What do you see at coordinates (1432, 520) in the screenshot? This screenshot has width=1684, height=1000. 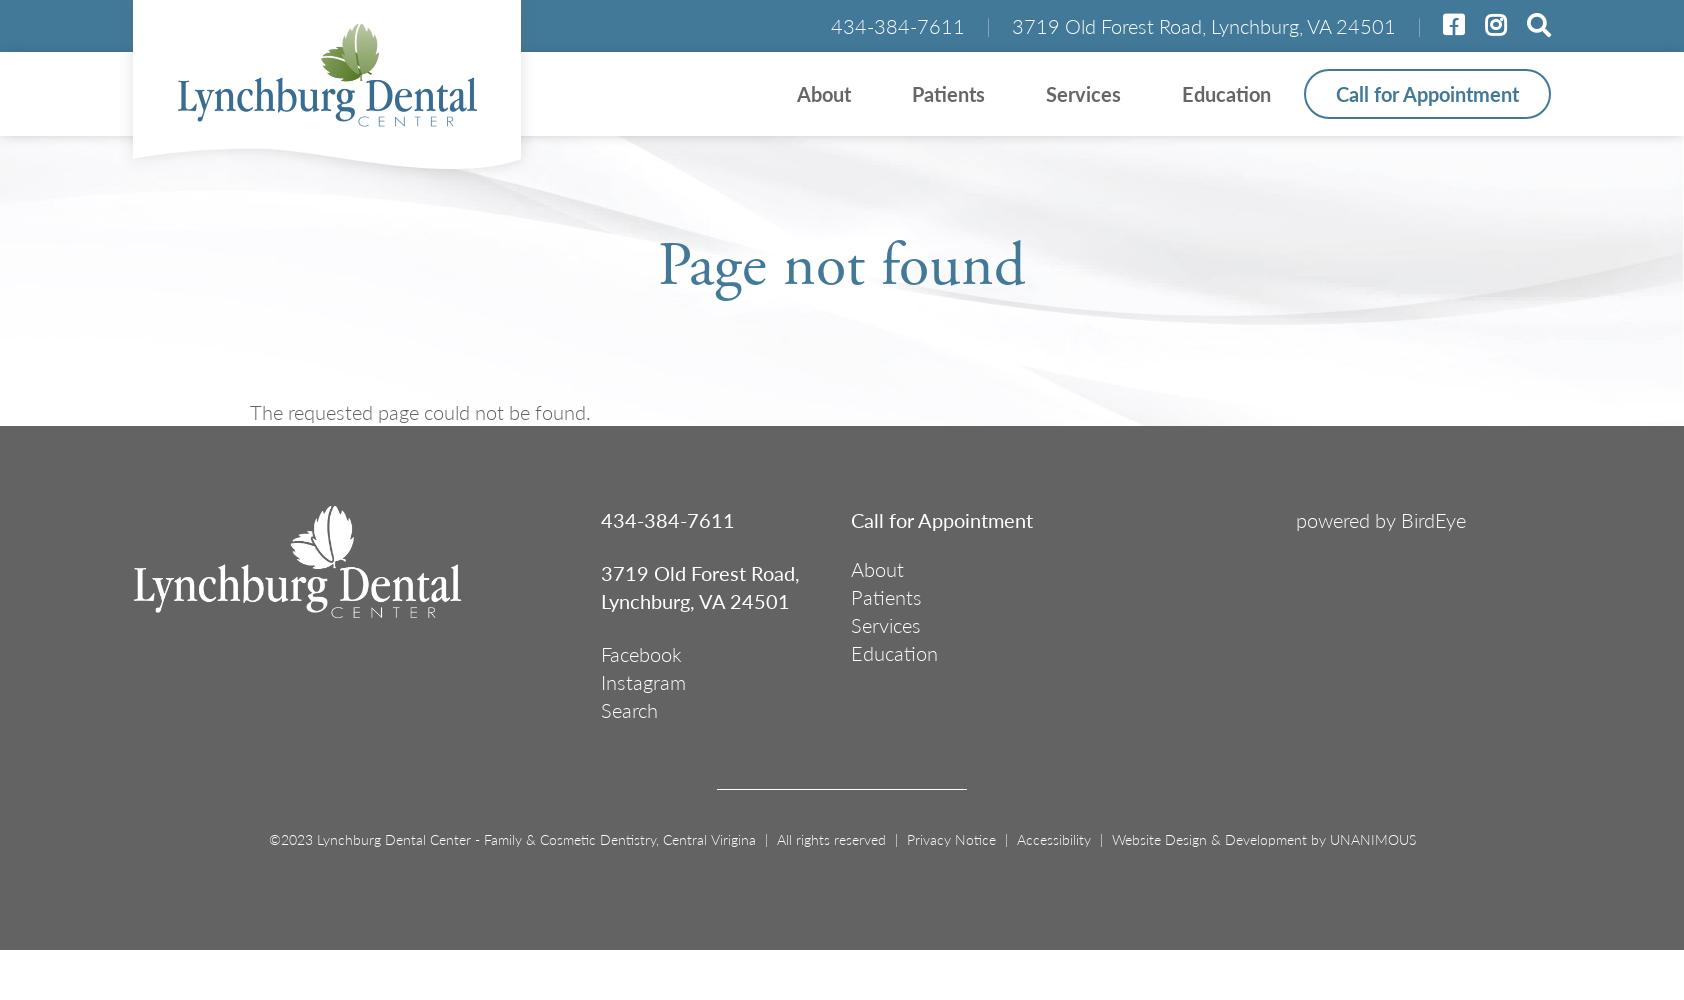 I see `'BirdEye'` at bounding box center [1432, 520].